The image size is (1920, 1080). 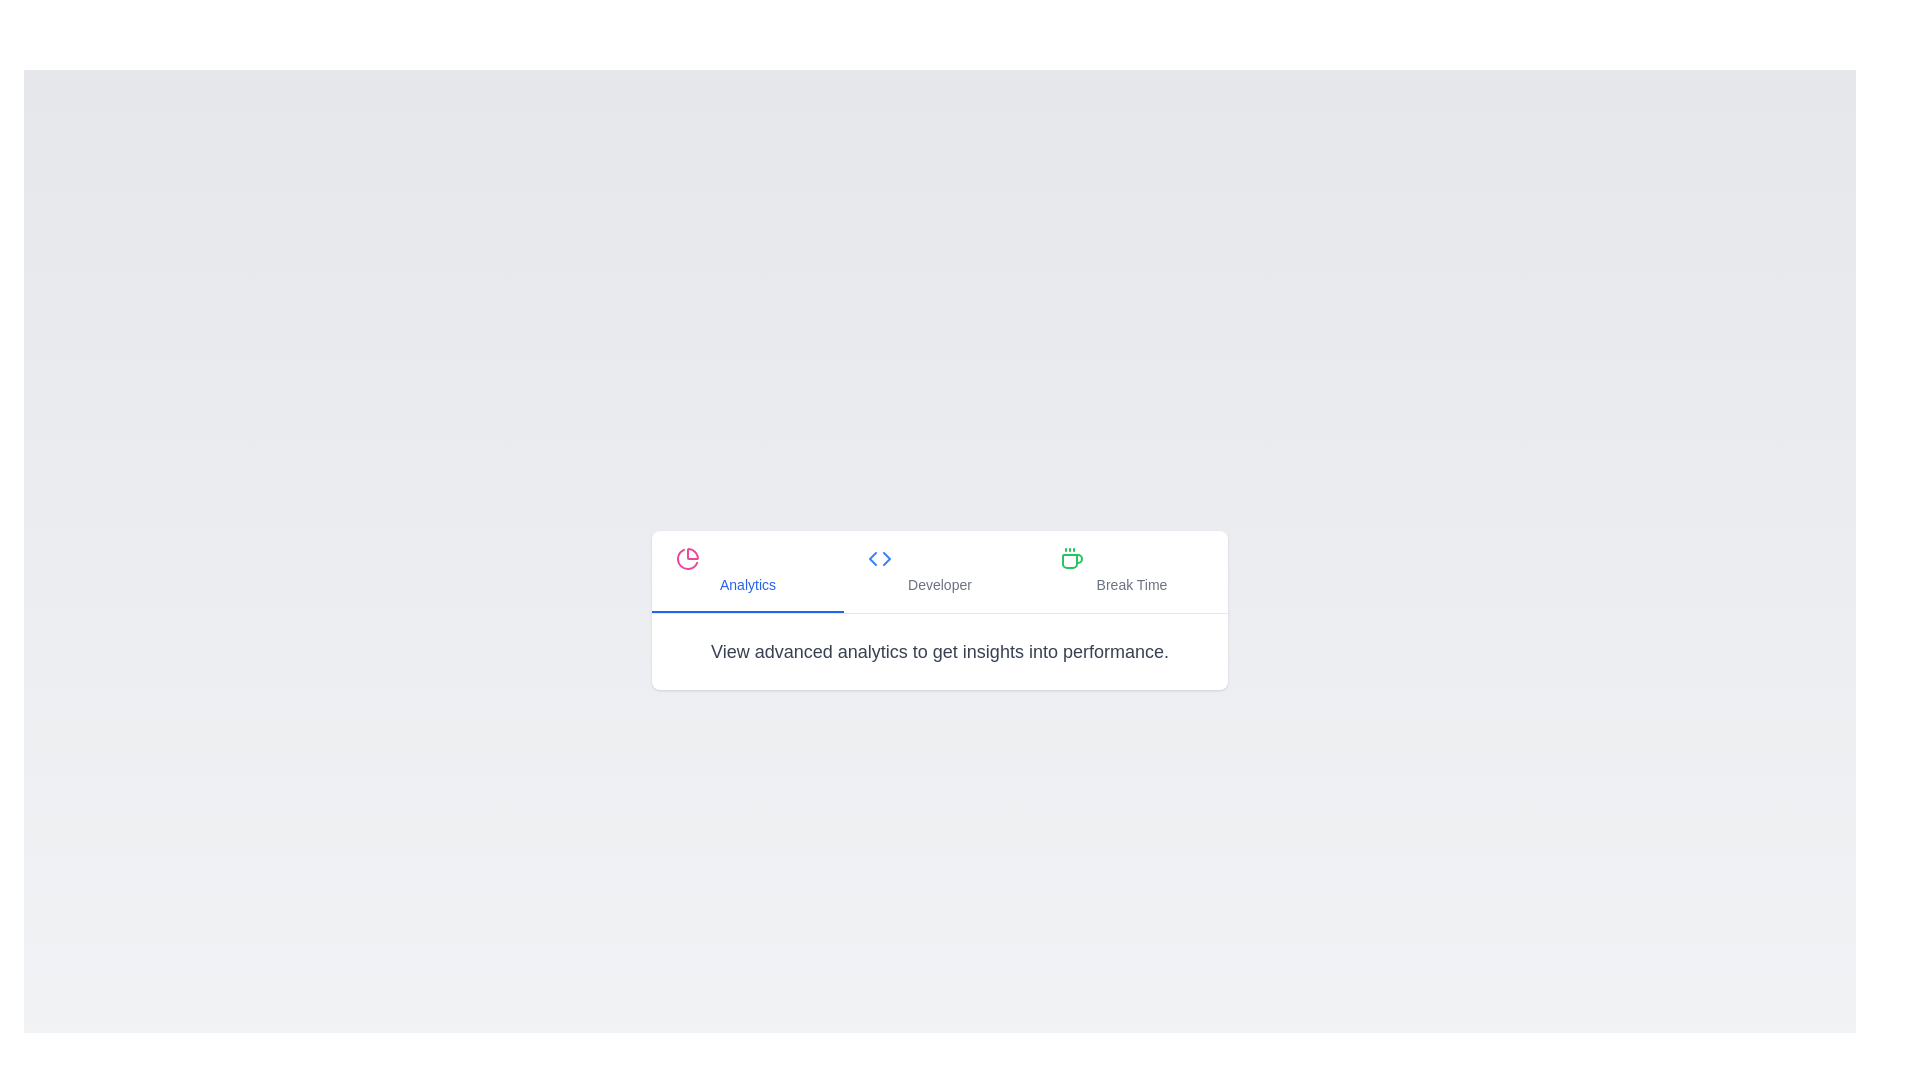 I want to click on the text 'View advanced analytics to get insights into performance.' for copying or accessibility purposes, so click(x=939, y=651).